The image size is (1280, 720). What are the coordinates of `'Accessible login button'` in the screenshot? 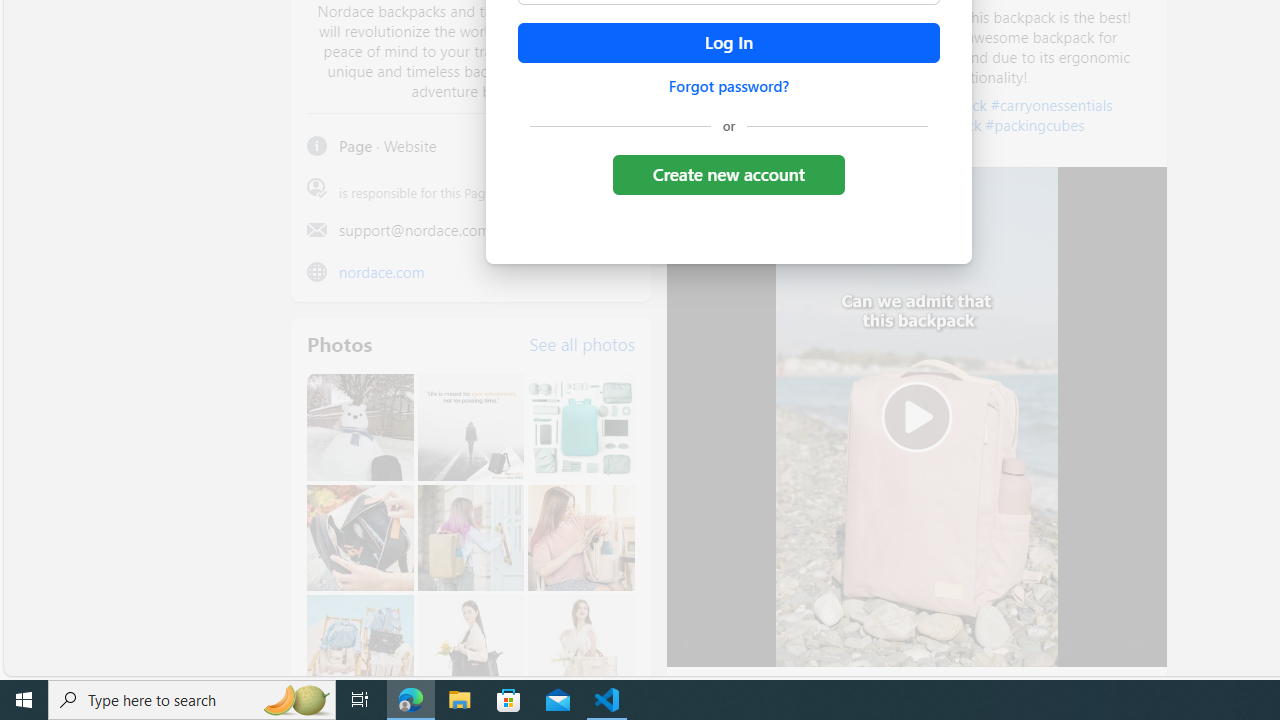 It's located at (727, 43).